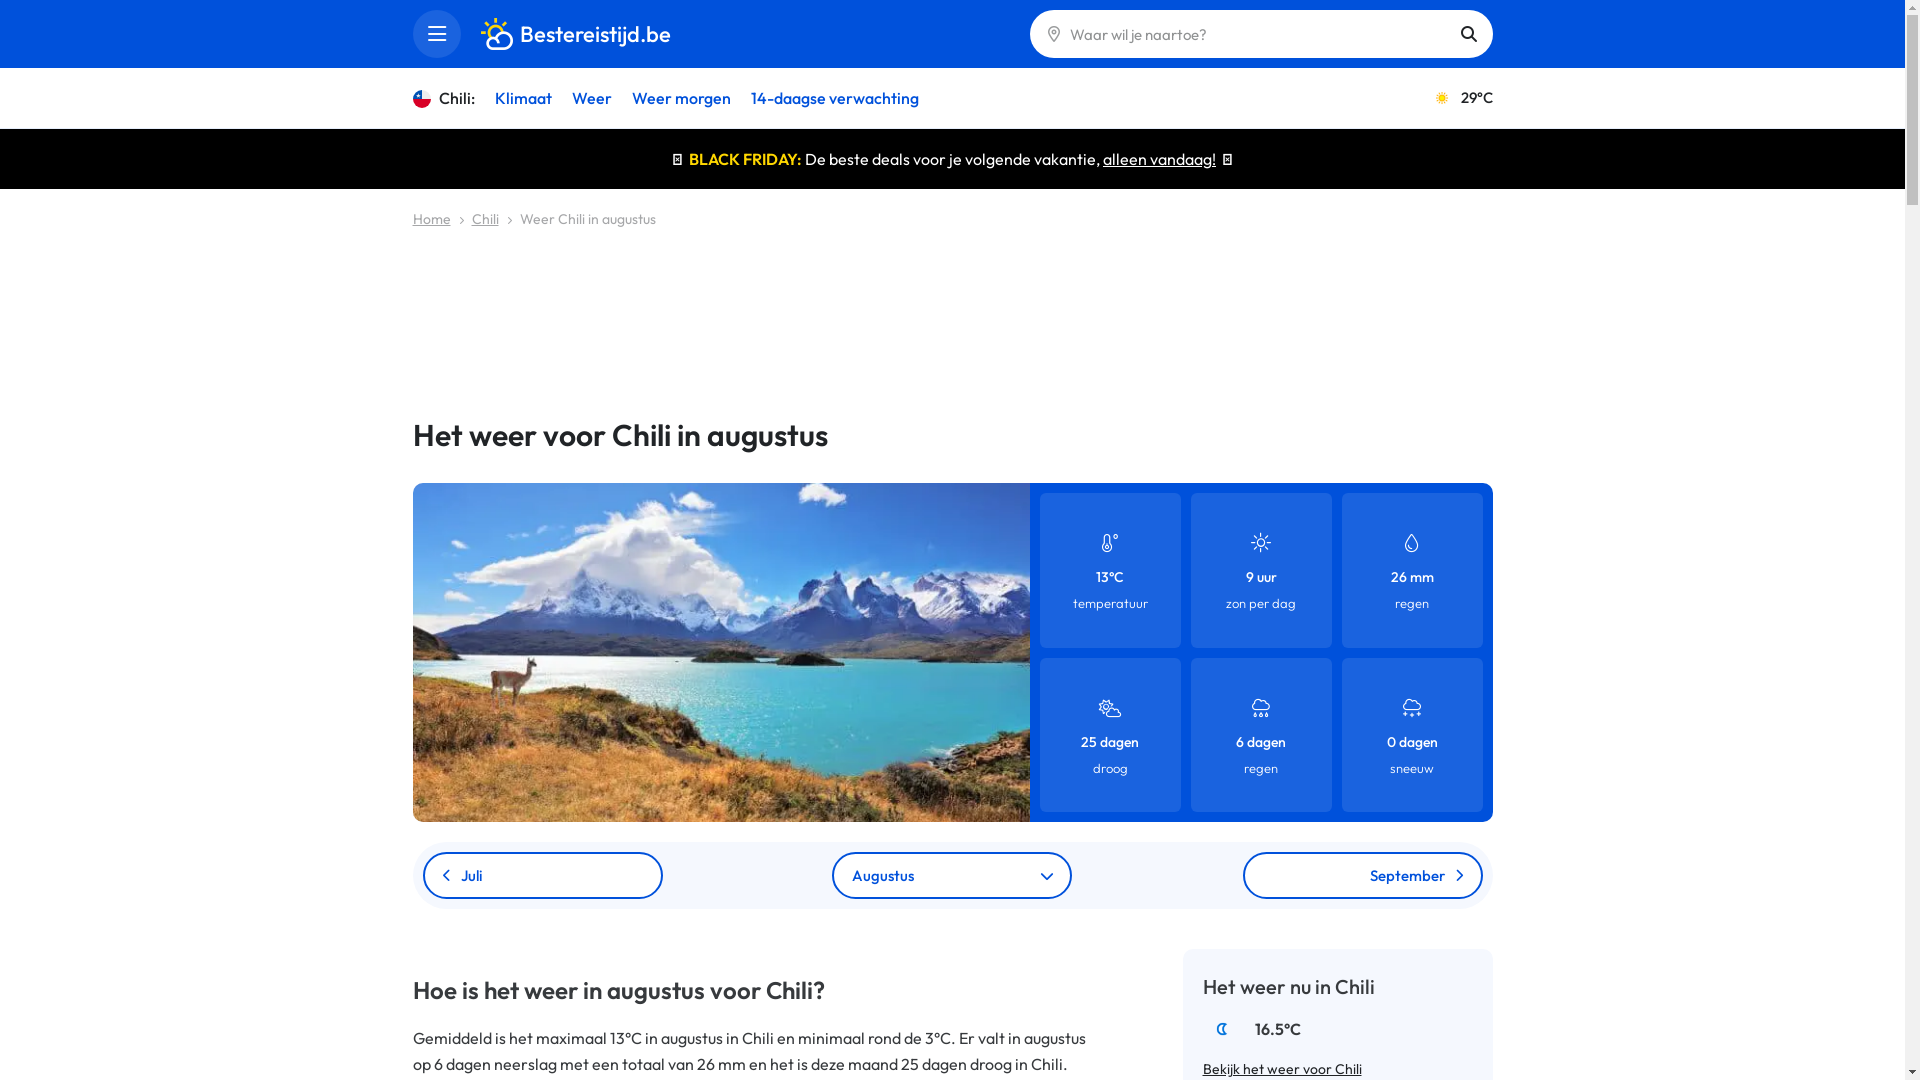 This screenshot has width=1920, height=1080. Describe the element at coordinates (430, 219) in the screenshot. I see `'Home'` at that location.